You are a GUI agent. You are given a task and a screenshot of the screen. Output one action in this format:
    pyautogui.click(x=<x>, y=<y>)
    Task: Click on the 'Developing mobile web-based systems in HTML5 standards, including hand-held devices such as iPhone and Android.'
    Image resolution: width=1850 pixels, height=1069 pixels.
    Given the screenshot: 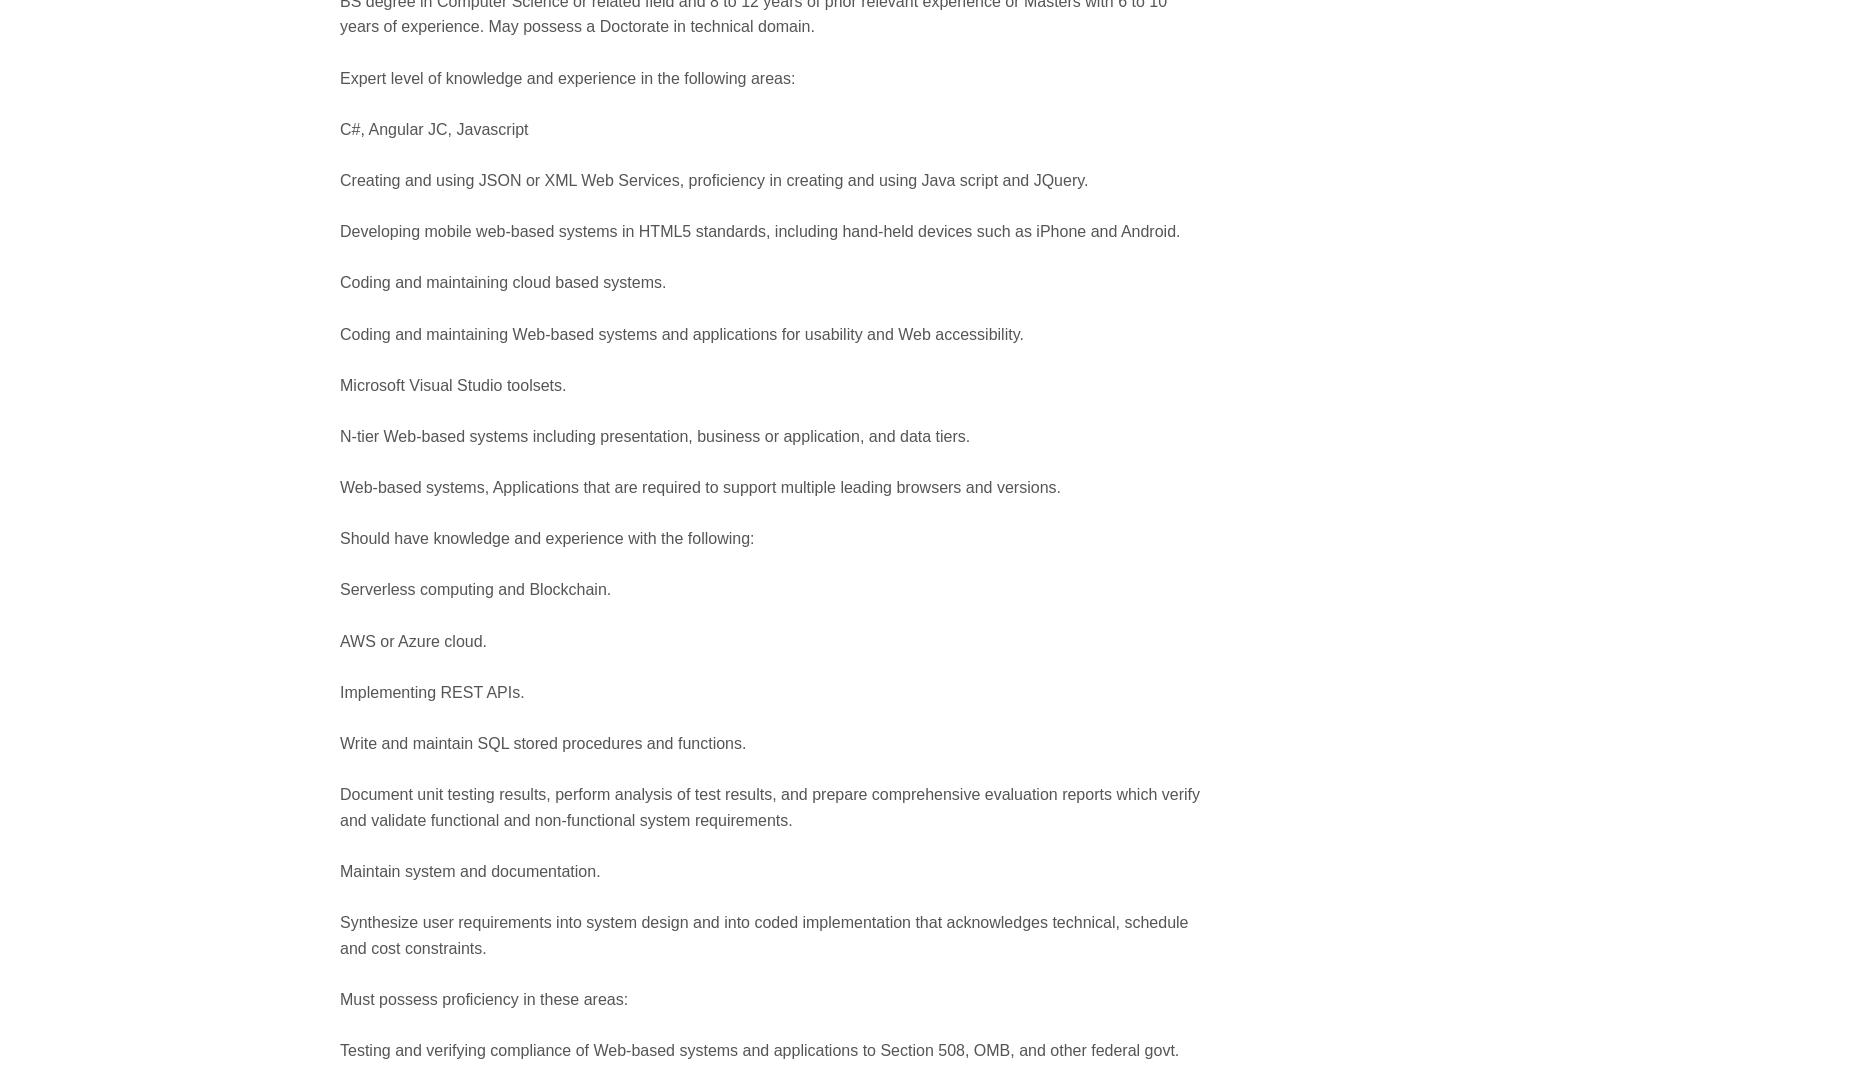 What is the action you would take?
    pyautogui.click(x=339, y=230)
    